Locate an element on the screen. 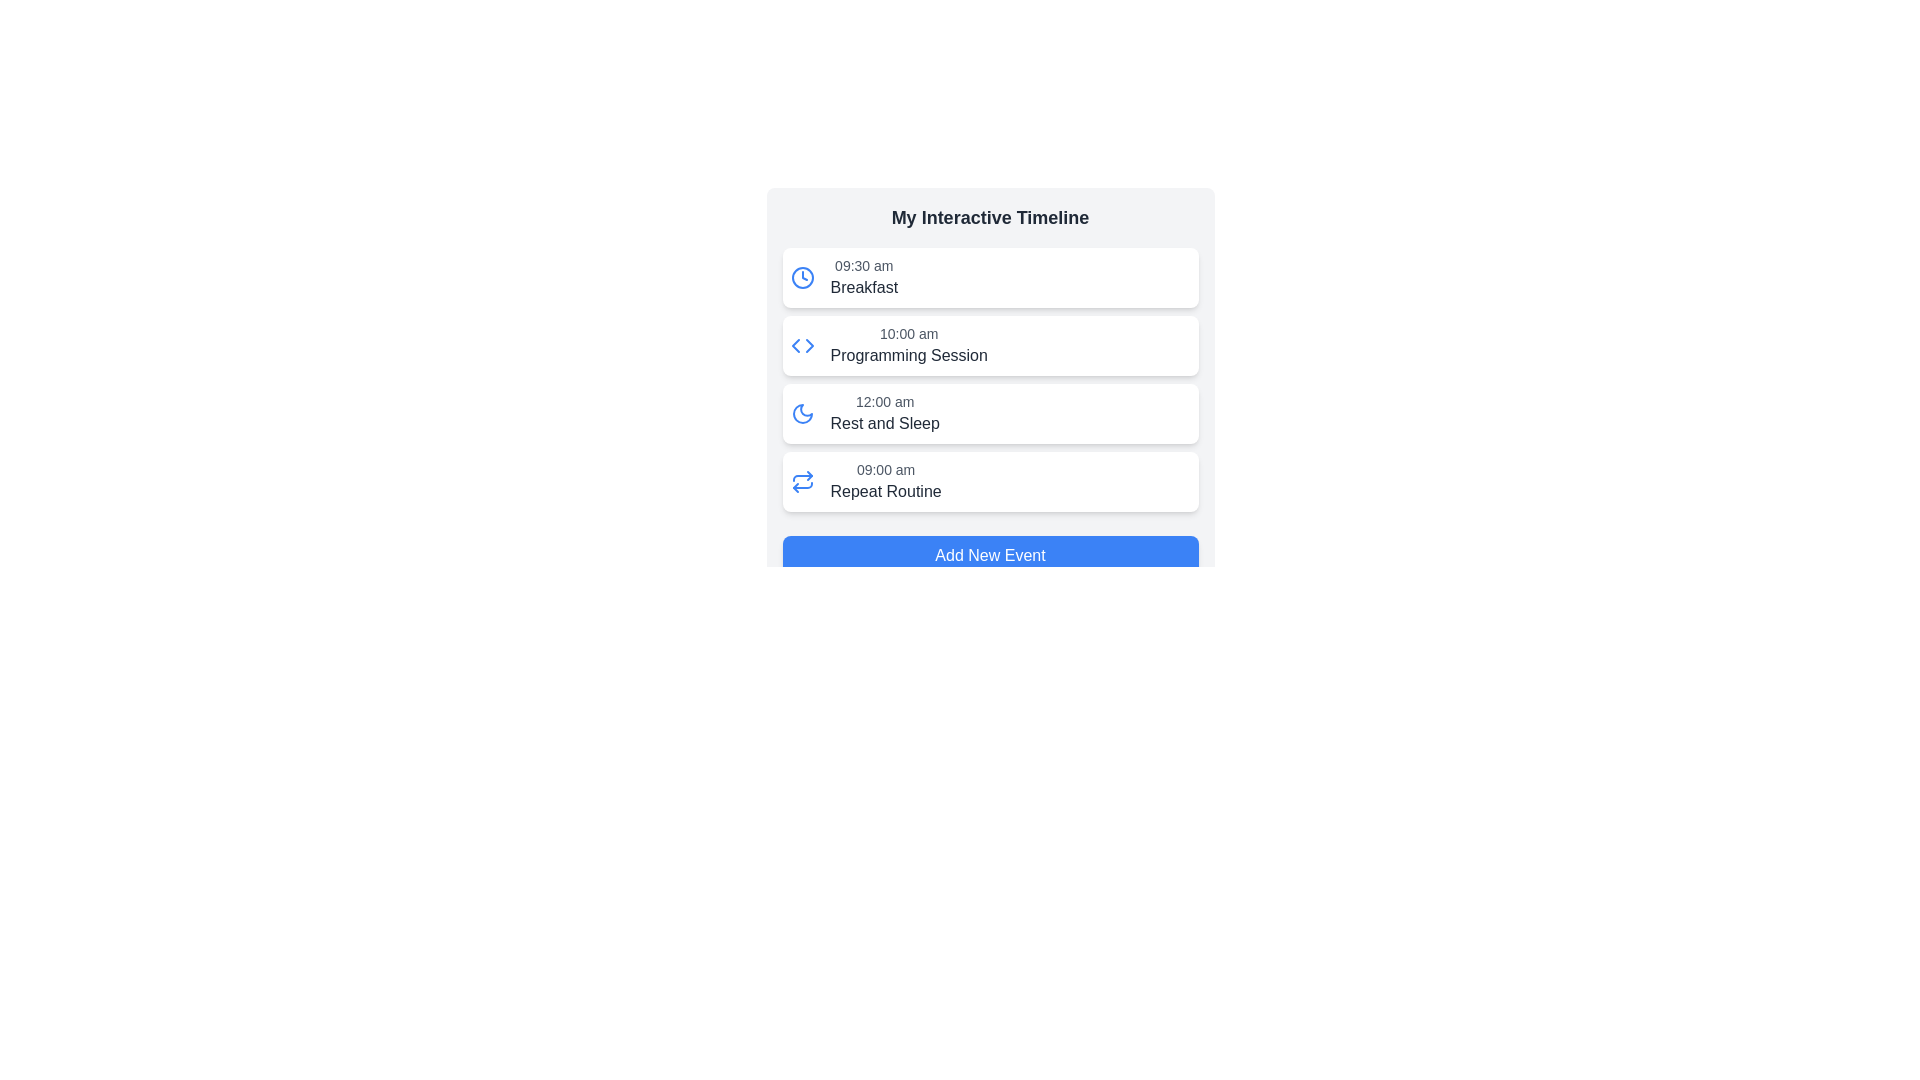 This screenshot has height=1080, width=1920. informational text label that describes the event scheduled at '09:30 am' in the timeline, specifically the text 'Breakfast' located beneath the smaller time text is located at coordinates (864, 288).